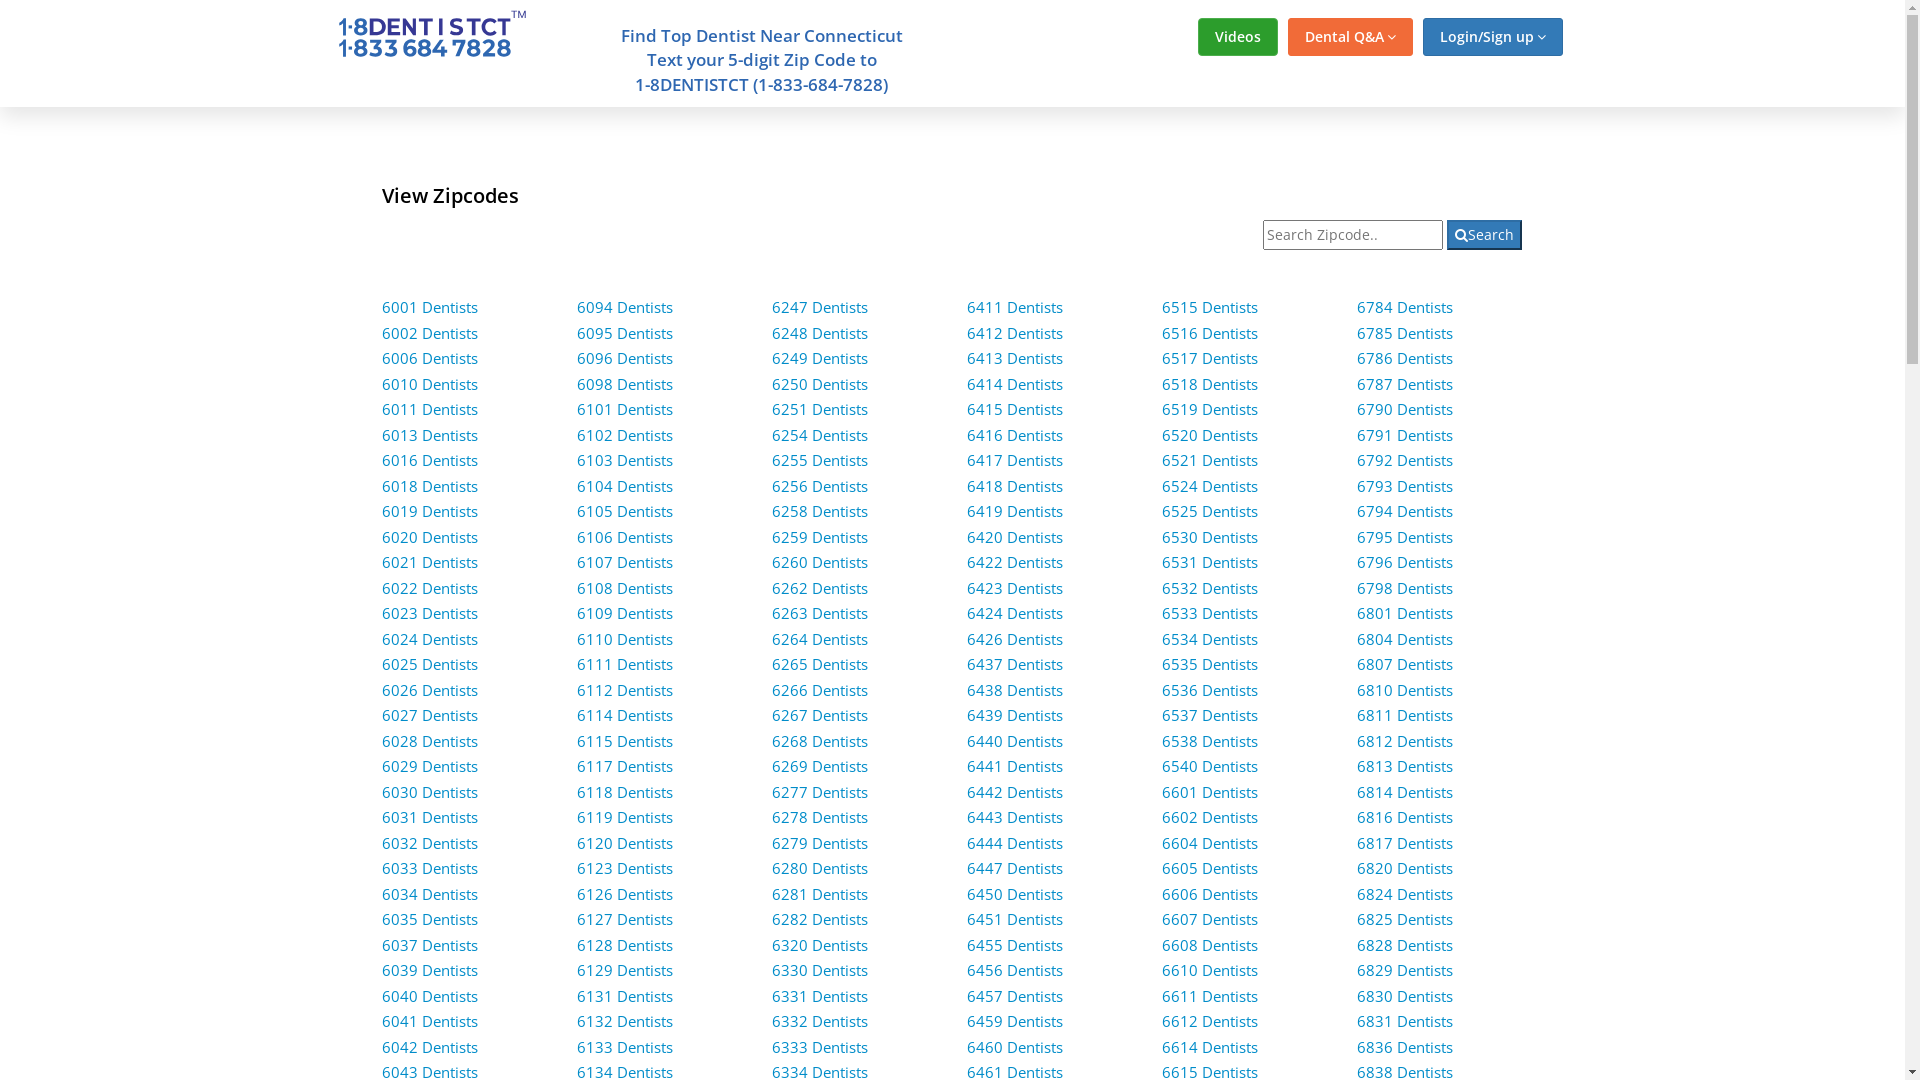 The width and height of the screenshot is (1920, 1080). Describe the element at coordinates (1208, 968) in the screenshot. I see `'6610 Dentists'` at that location.